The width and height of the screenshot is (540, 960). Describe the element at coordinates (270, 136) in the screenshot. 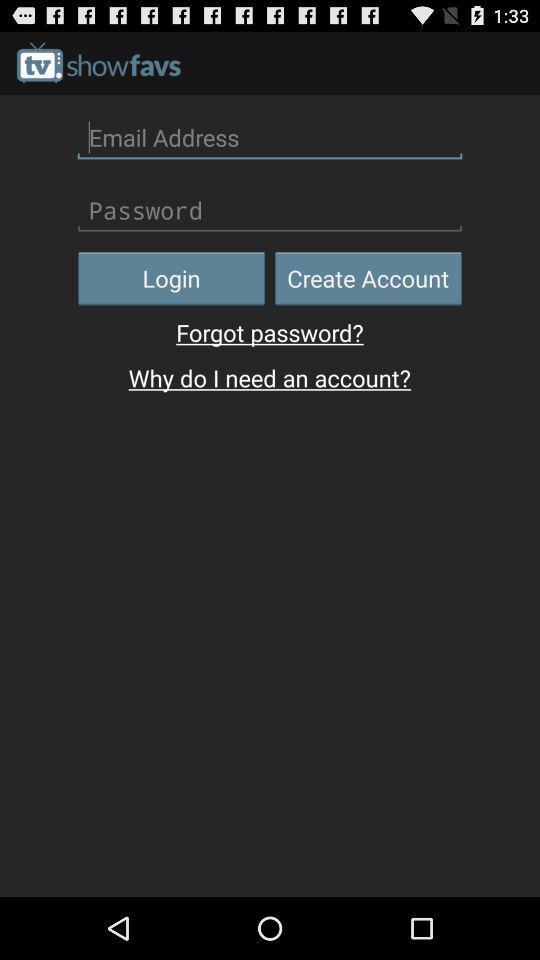

I see `email address` at that location.